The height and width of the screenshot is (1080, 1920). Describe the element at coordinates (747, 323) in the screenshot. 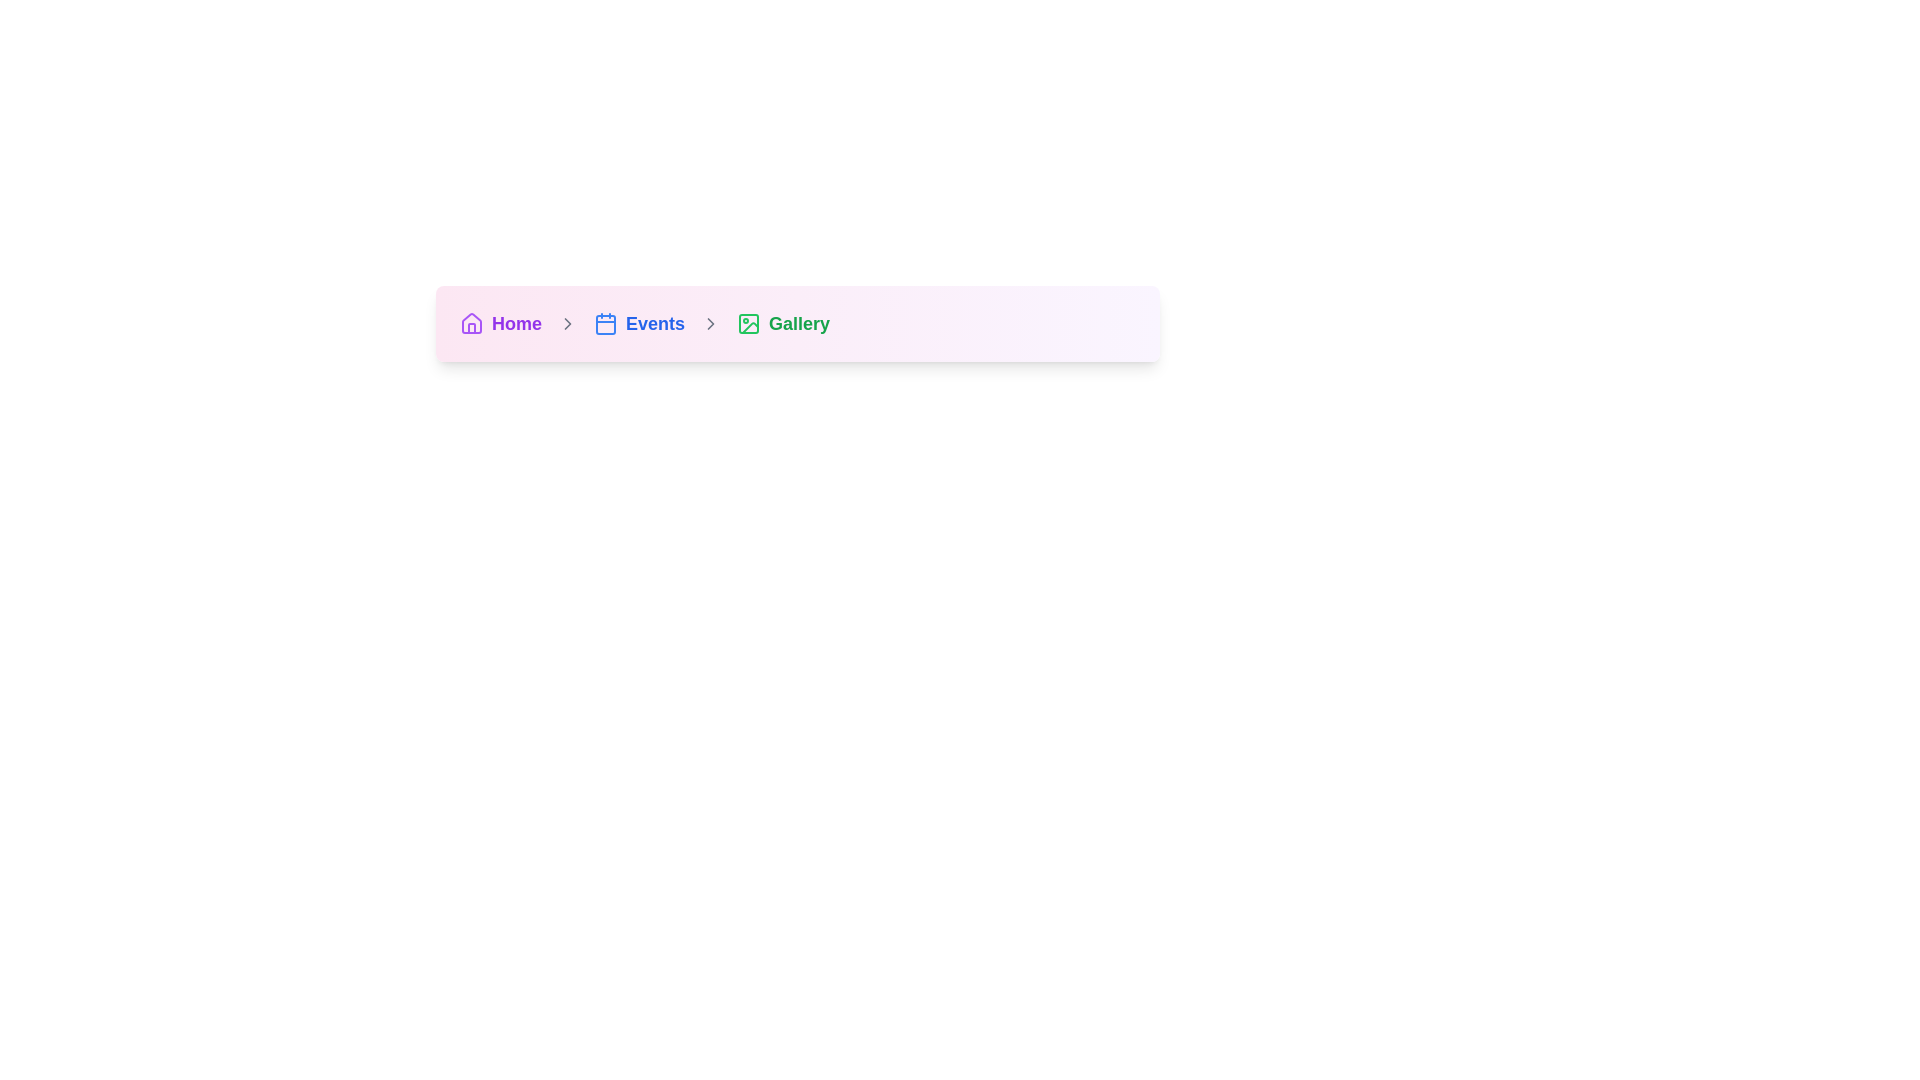

I see `the green-colored framed picture icon representing image or gallery features, located in the breadcrumb navigation section, positioned to the left of the text 'Gallery'` at that location.